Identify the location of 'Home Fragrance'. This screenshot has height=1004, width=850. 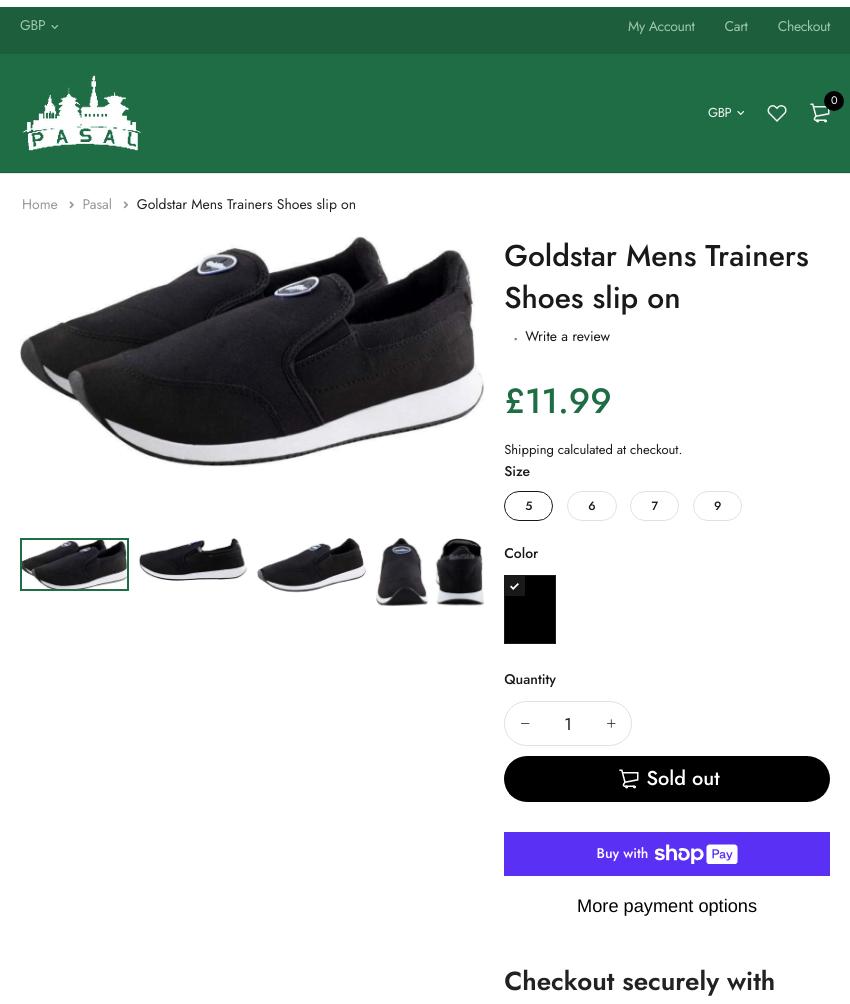
(4, 76).